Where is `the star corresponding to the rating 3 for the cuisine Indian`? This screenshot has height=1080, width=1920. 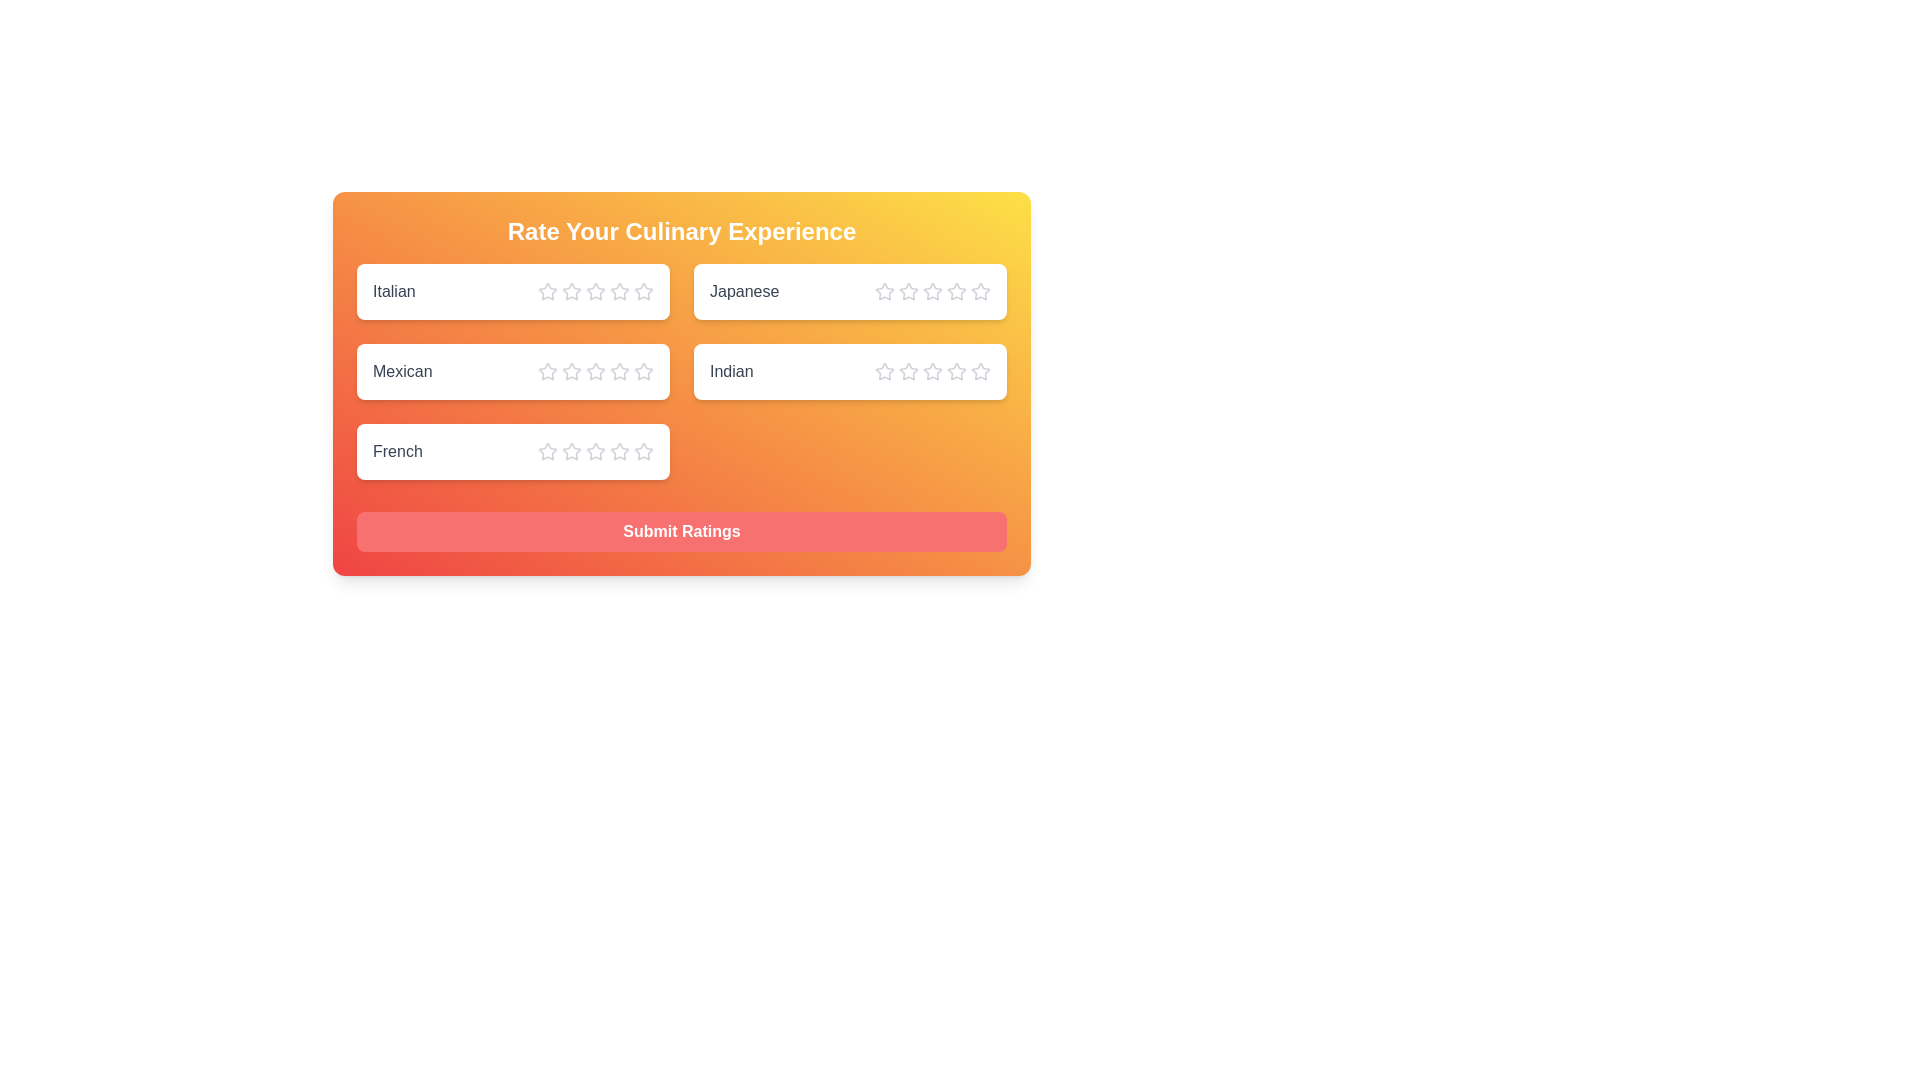 the star corresponding to the rating 3 for the cuisine Indian is located at coordinates (931, 371).